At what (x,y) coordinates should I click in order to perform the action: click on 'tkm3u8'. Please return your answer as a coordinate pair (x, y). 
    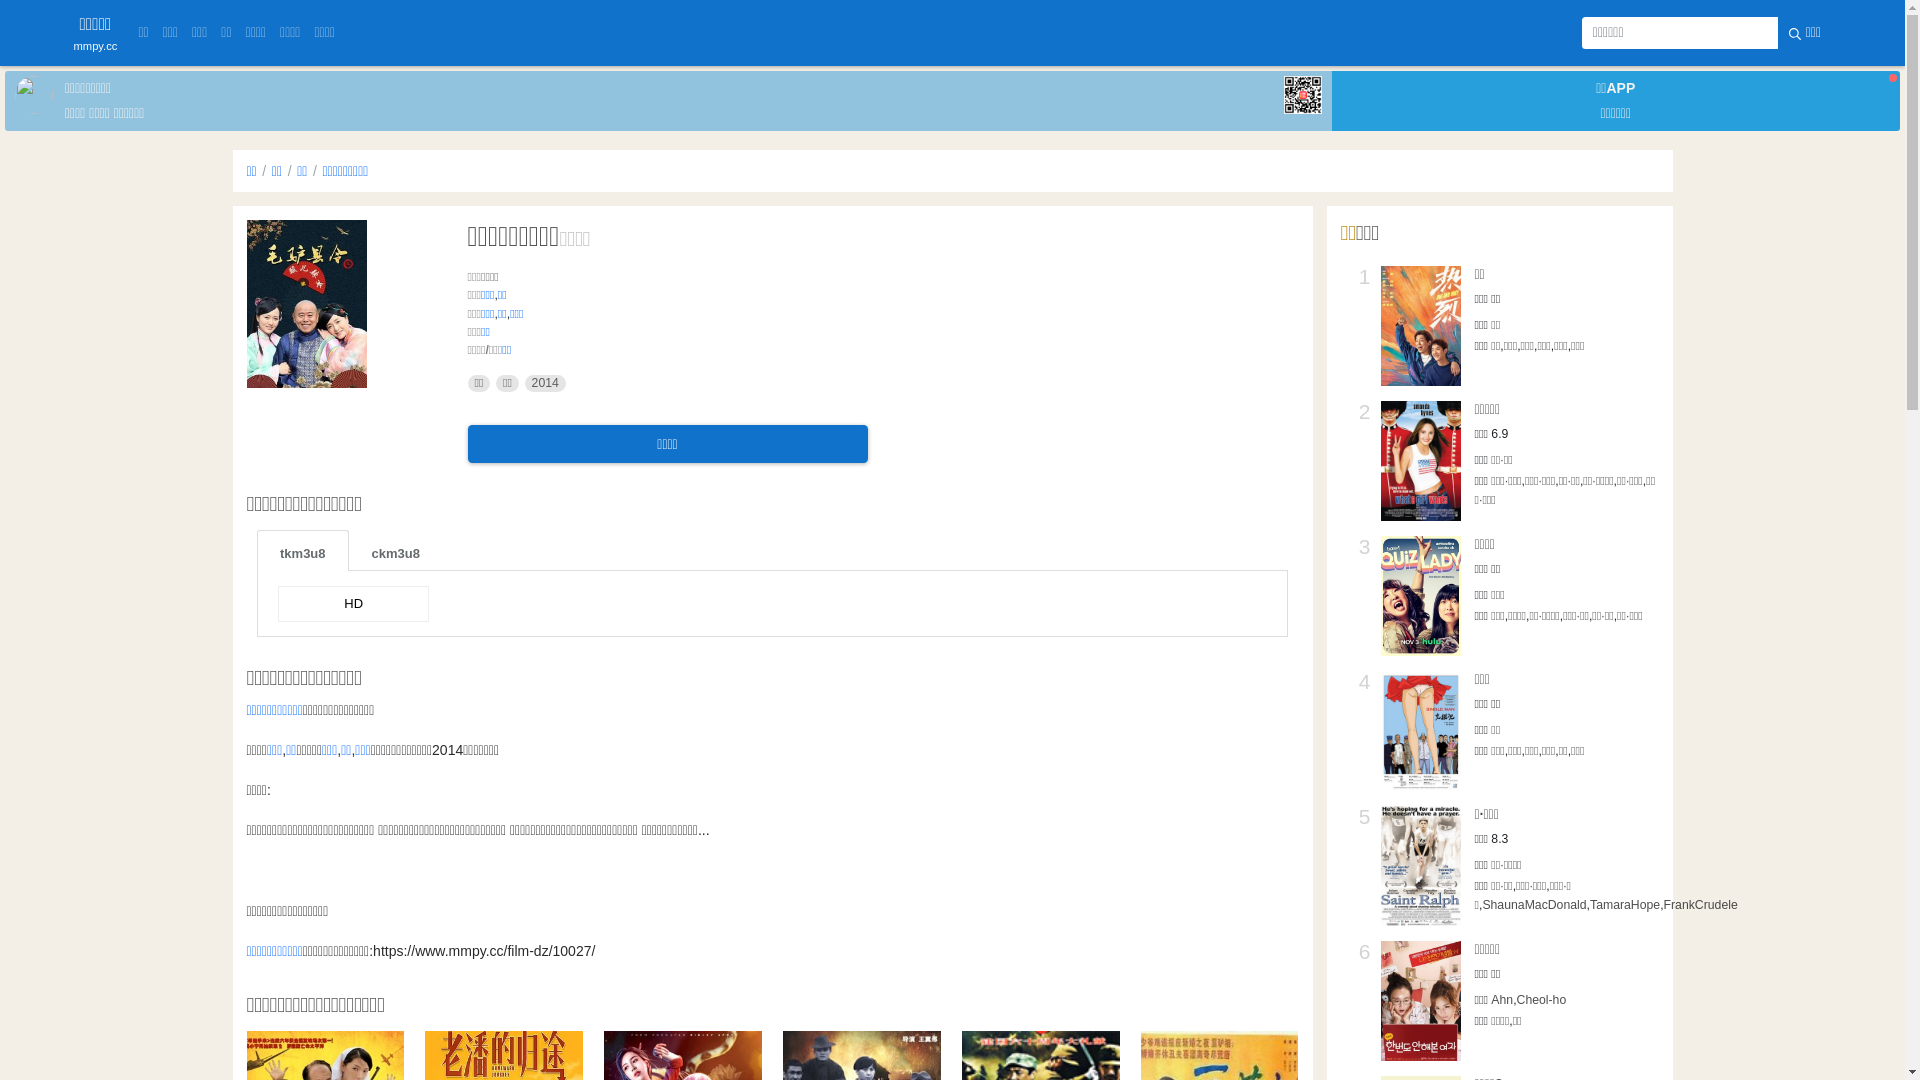
    Looking at the image, I should click on (301, 550).